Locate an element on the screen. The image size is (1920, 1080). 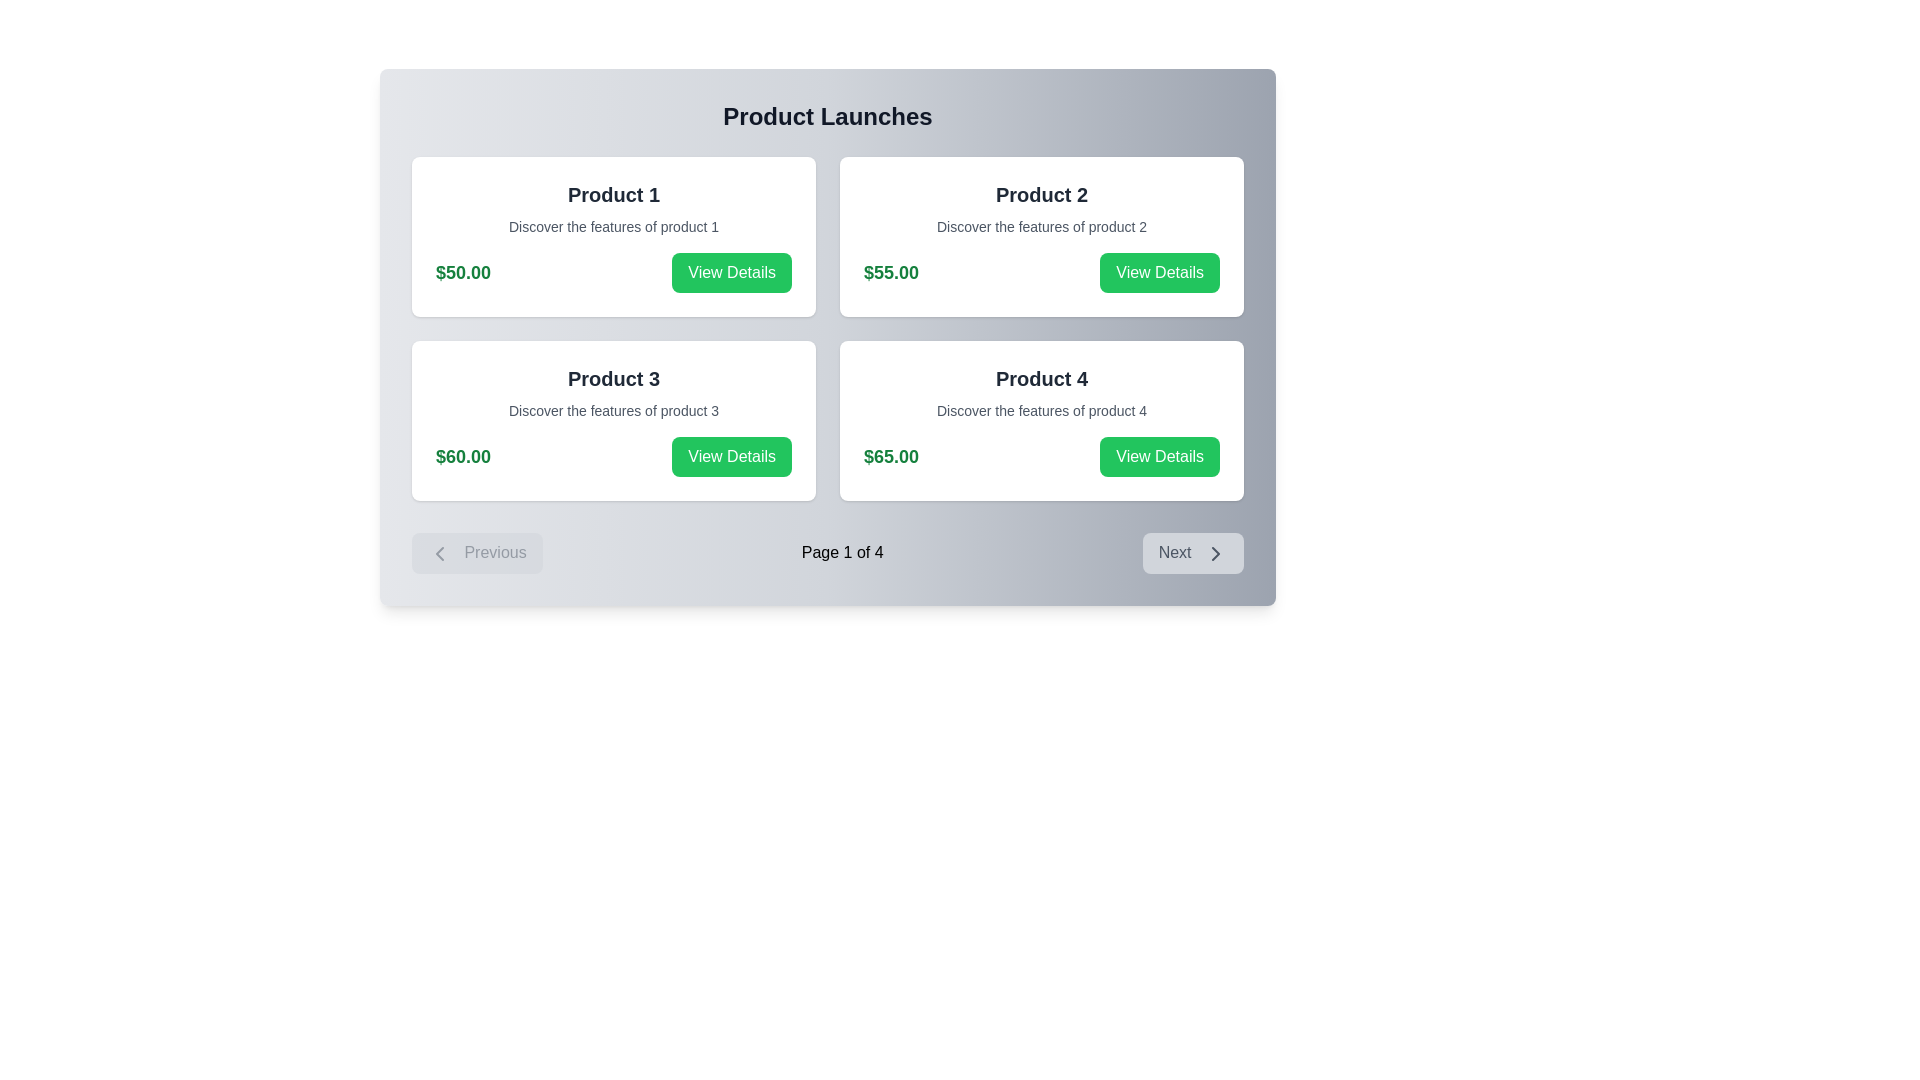
the static text header identifying 'Product 4' located in the top section of the fourth product card in a 2x2 grid layout is located at coordinates (1040, 378).